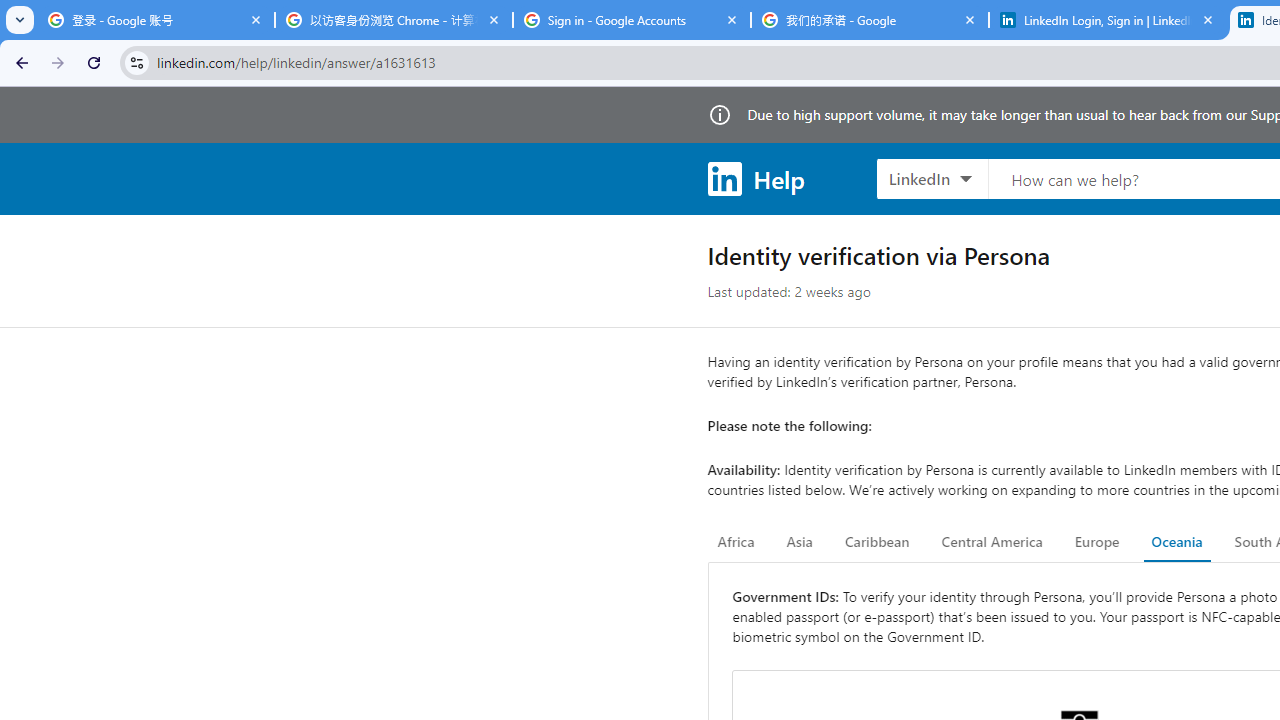 Image resolution: width=1280 pixels, height=720 pixels. Describe the element at coordinates (798, 542) in the screenshot. I see `'Asia'` at that location.